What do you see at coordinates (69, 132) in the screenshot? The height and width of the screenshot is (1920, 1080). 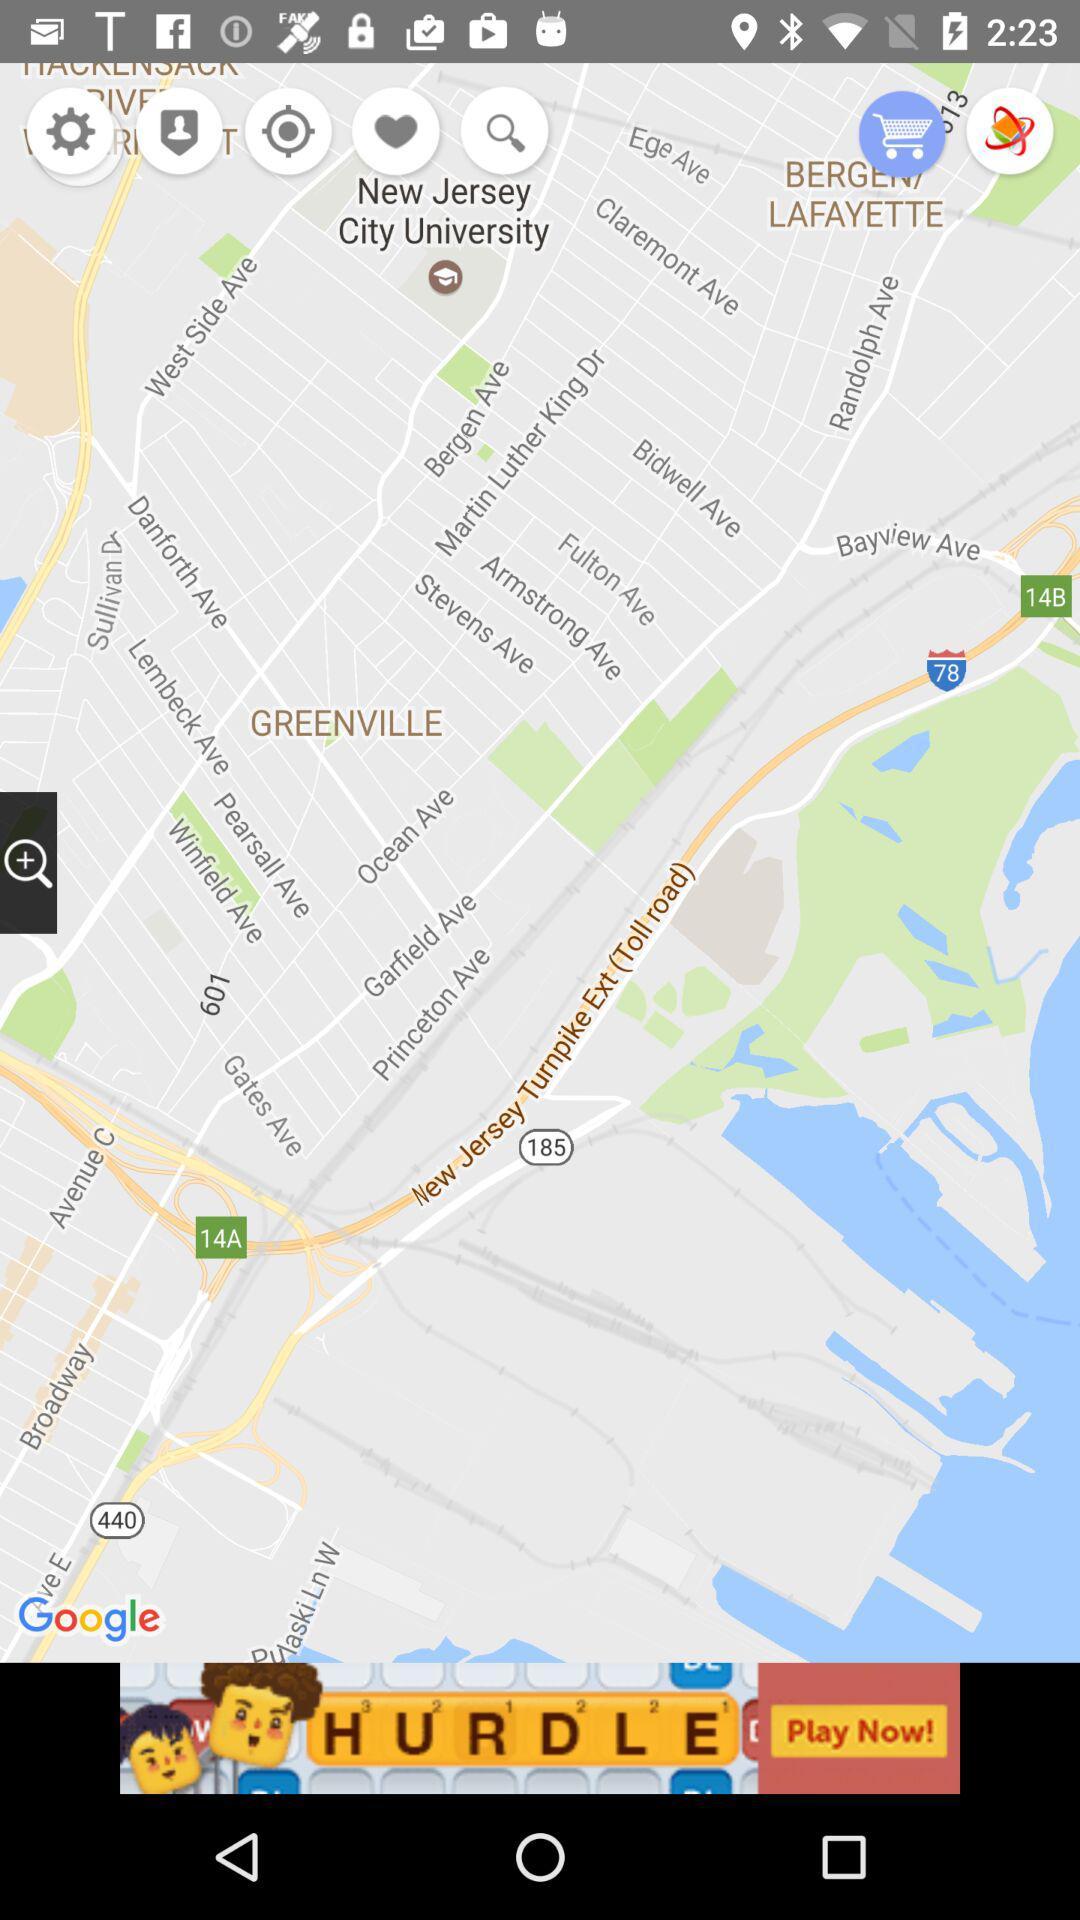 I see `settings` at bounding box center [69, 132].